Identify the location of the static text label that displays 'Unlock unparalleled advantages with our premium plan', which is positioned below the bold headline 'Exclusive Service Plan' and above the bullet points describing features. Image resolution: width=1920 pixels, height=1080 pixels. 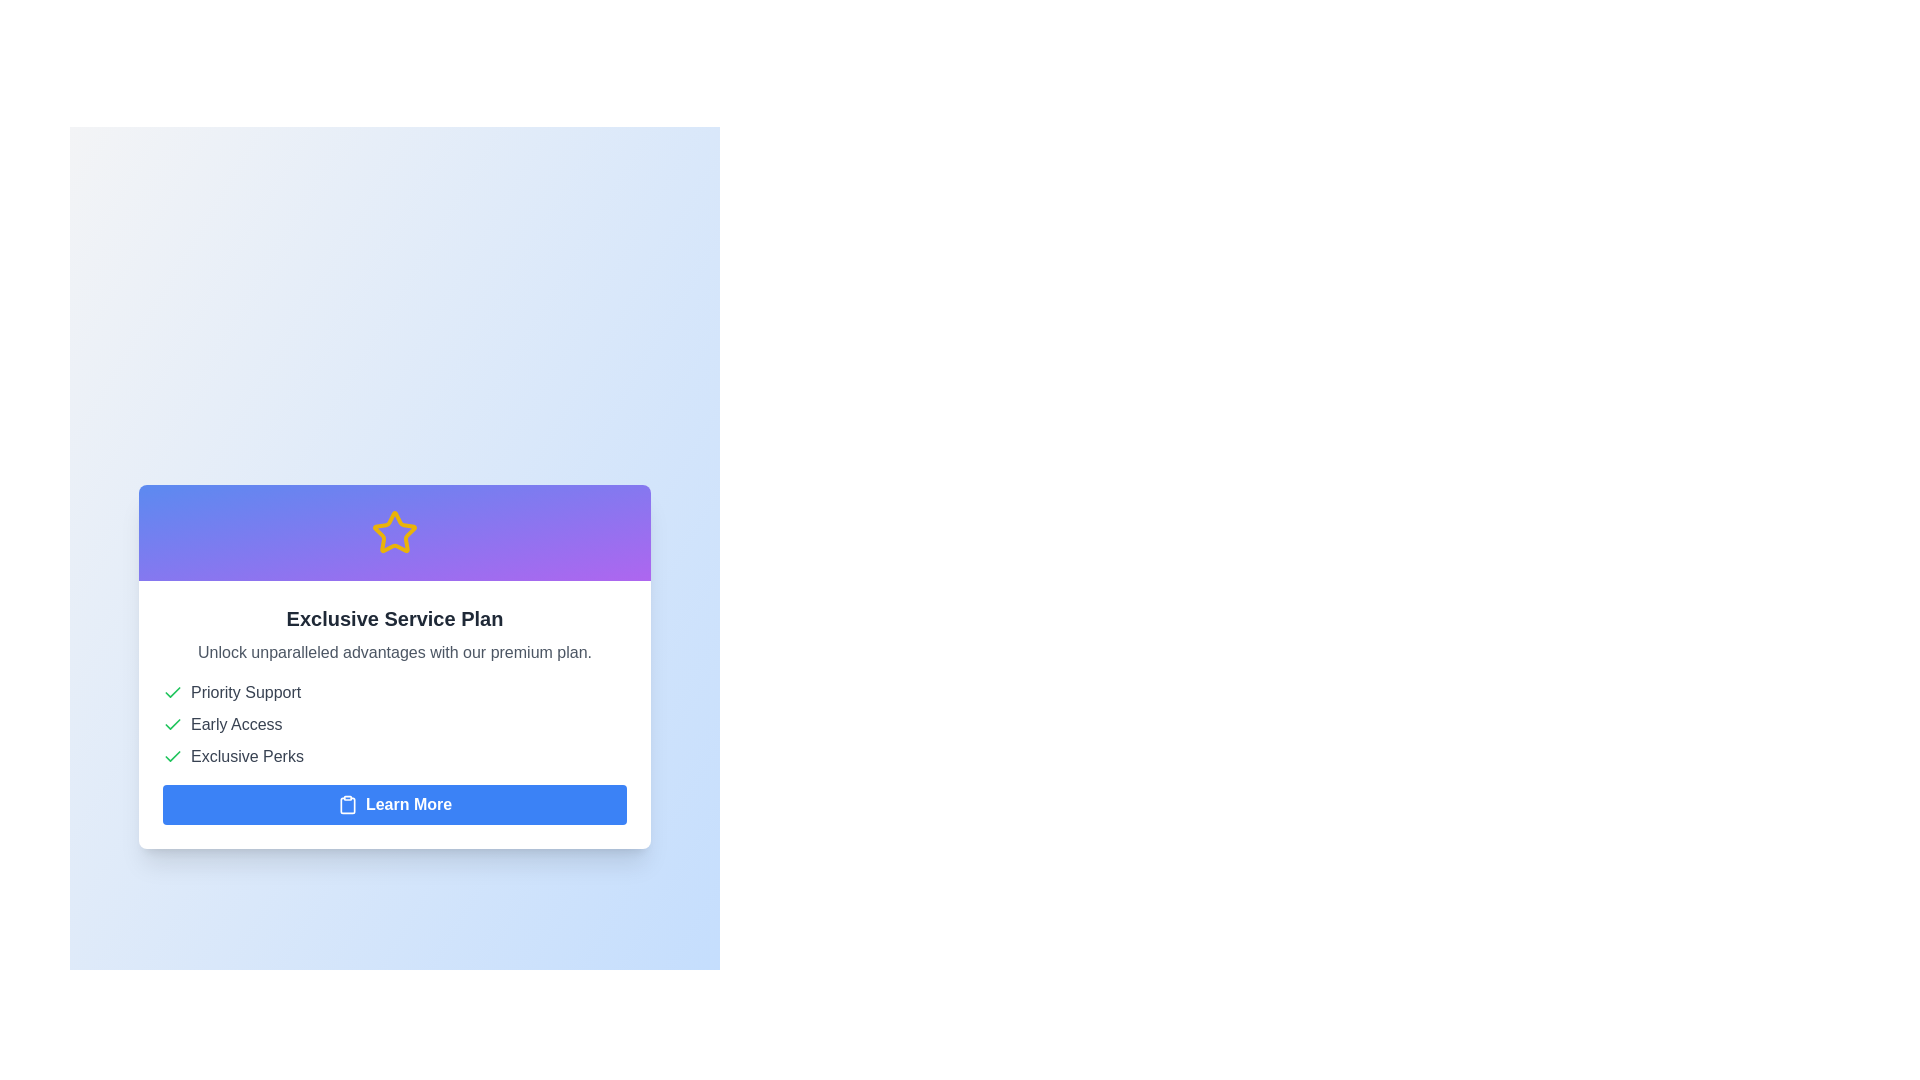
(394, 652).